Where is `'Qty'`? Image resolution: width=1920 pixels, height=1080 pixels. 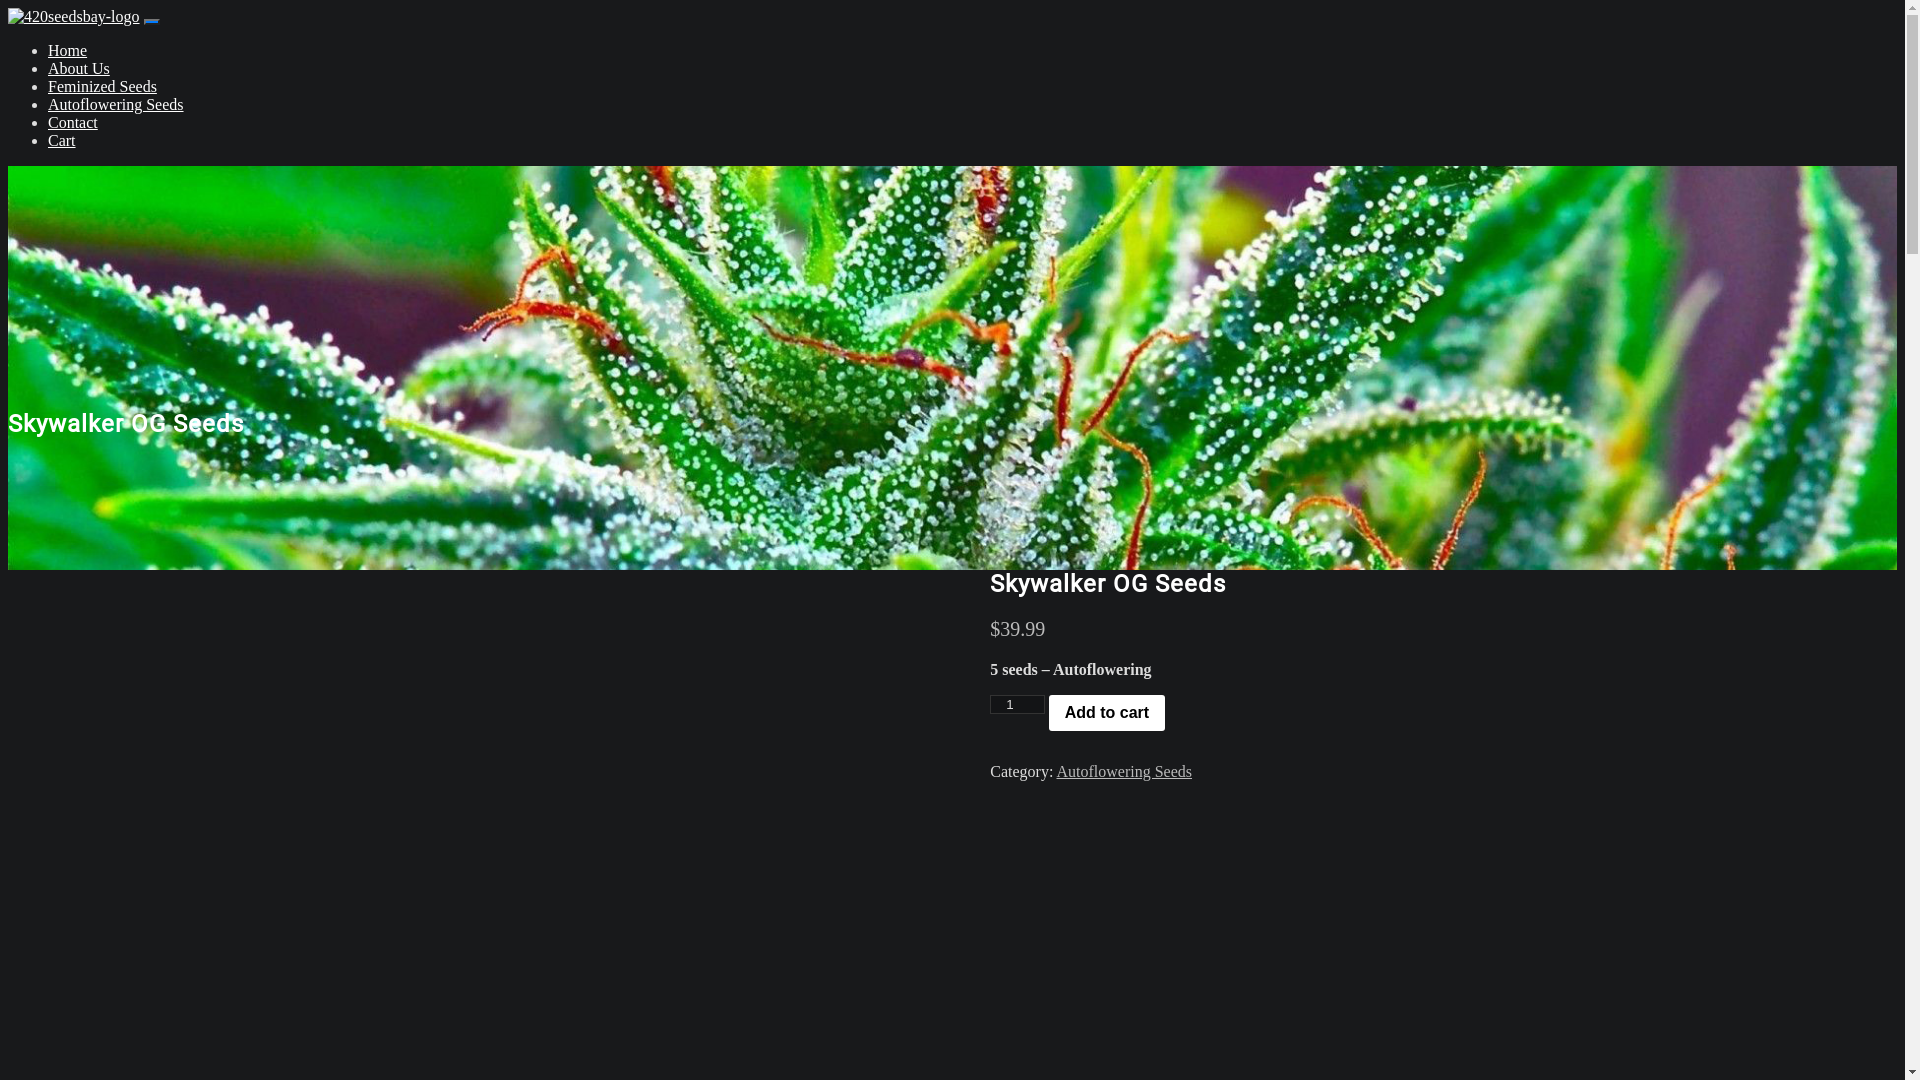 'Qty' is located at coordinates (989, 703).